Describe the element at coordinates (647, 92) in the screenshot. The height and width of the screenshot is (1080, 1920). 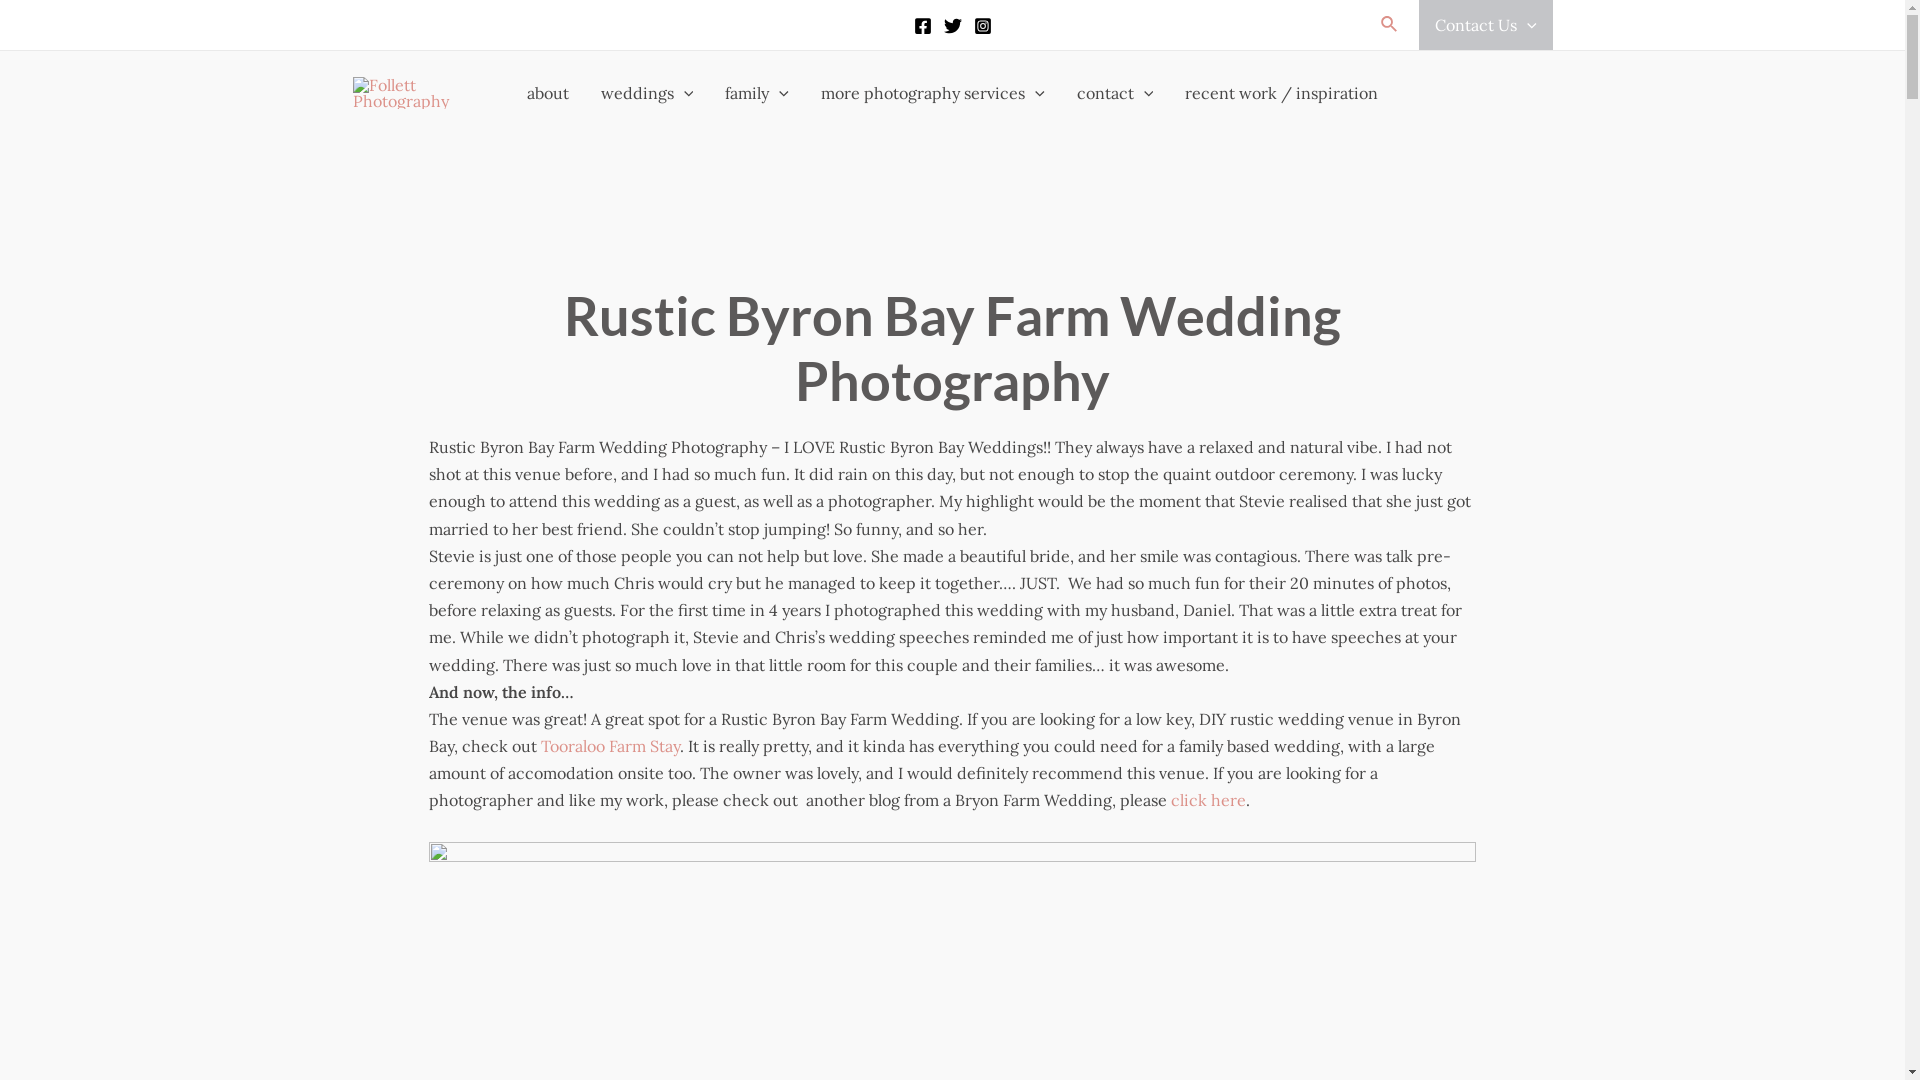
I see `'weddings'` at that location.